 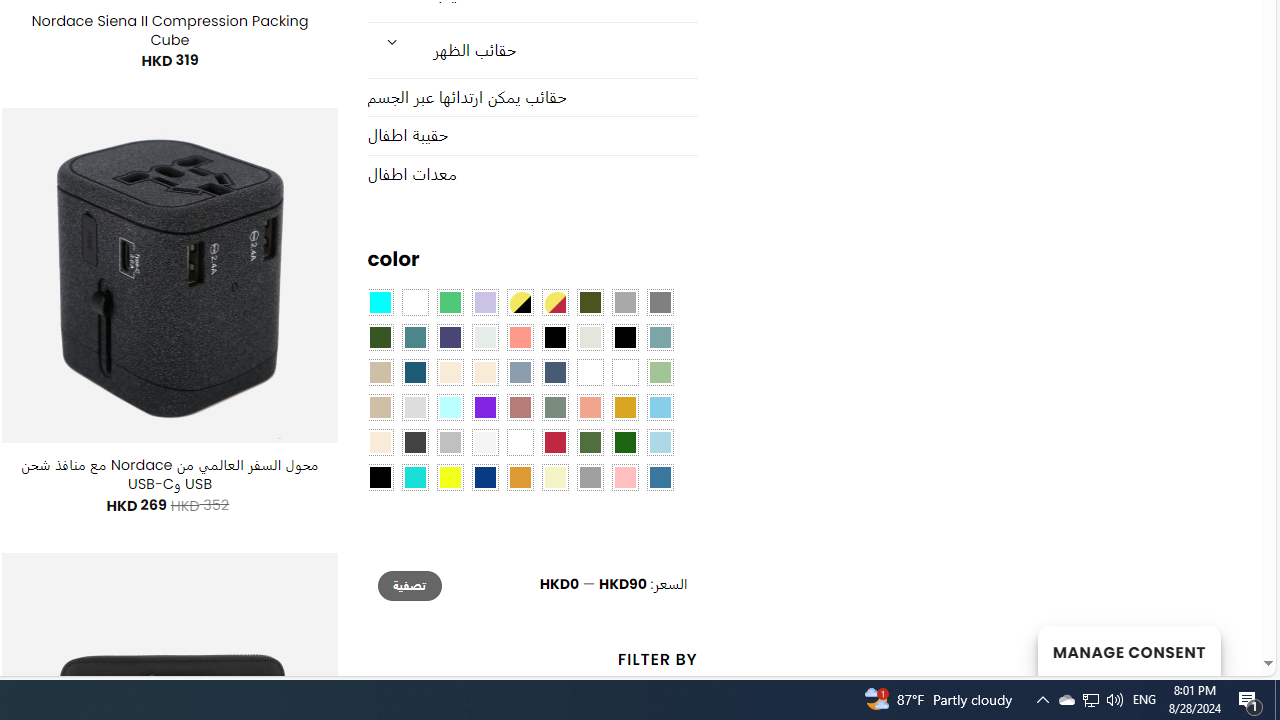 I want to click on 'Nordace Siena II Compression Packing Cube', so click(x=169, y=30).